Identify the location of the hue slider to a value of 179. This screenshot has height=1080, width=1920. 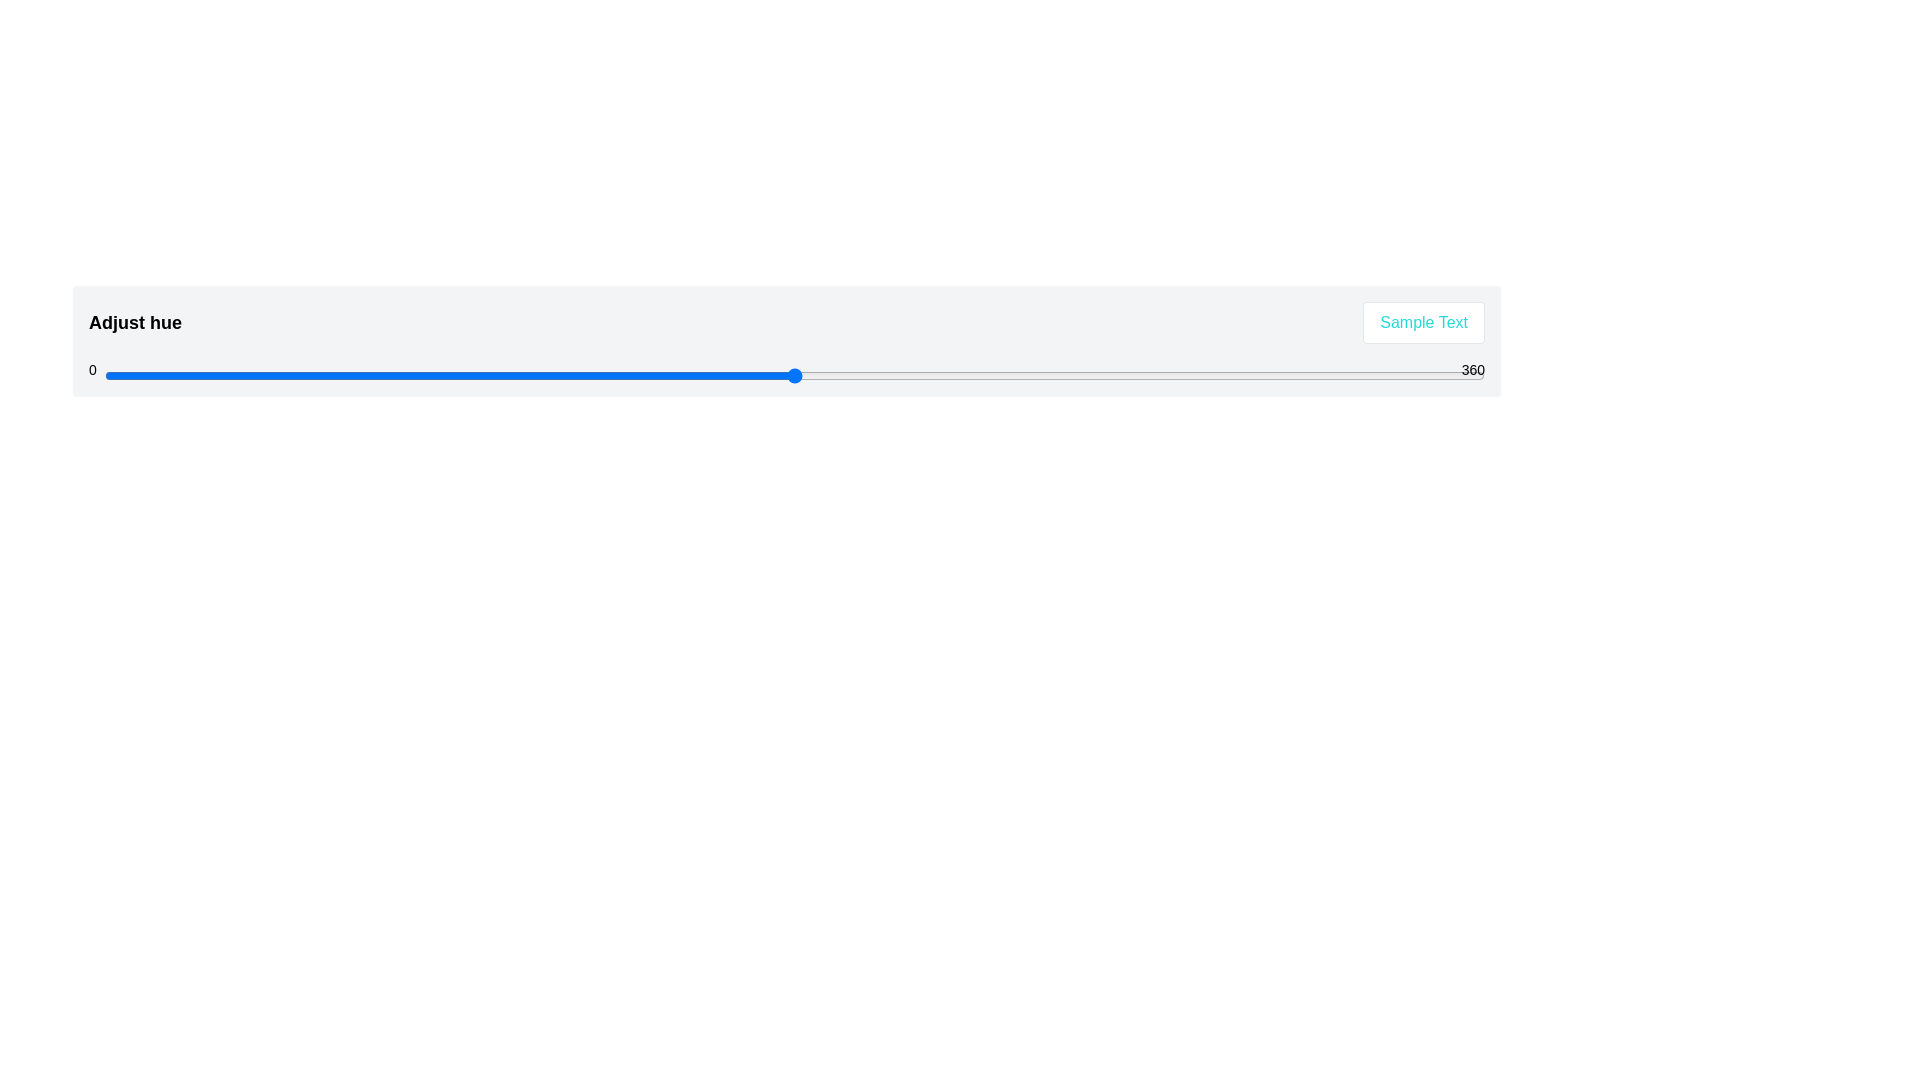
(790, 375).